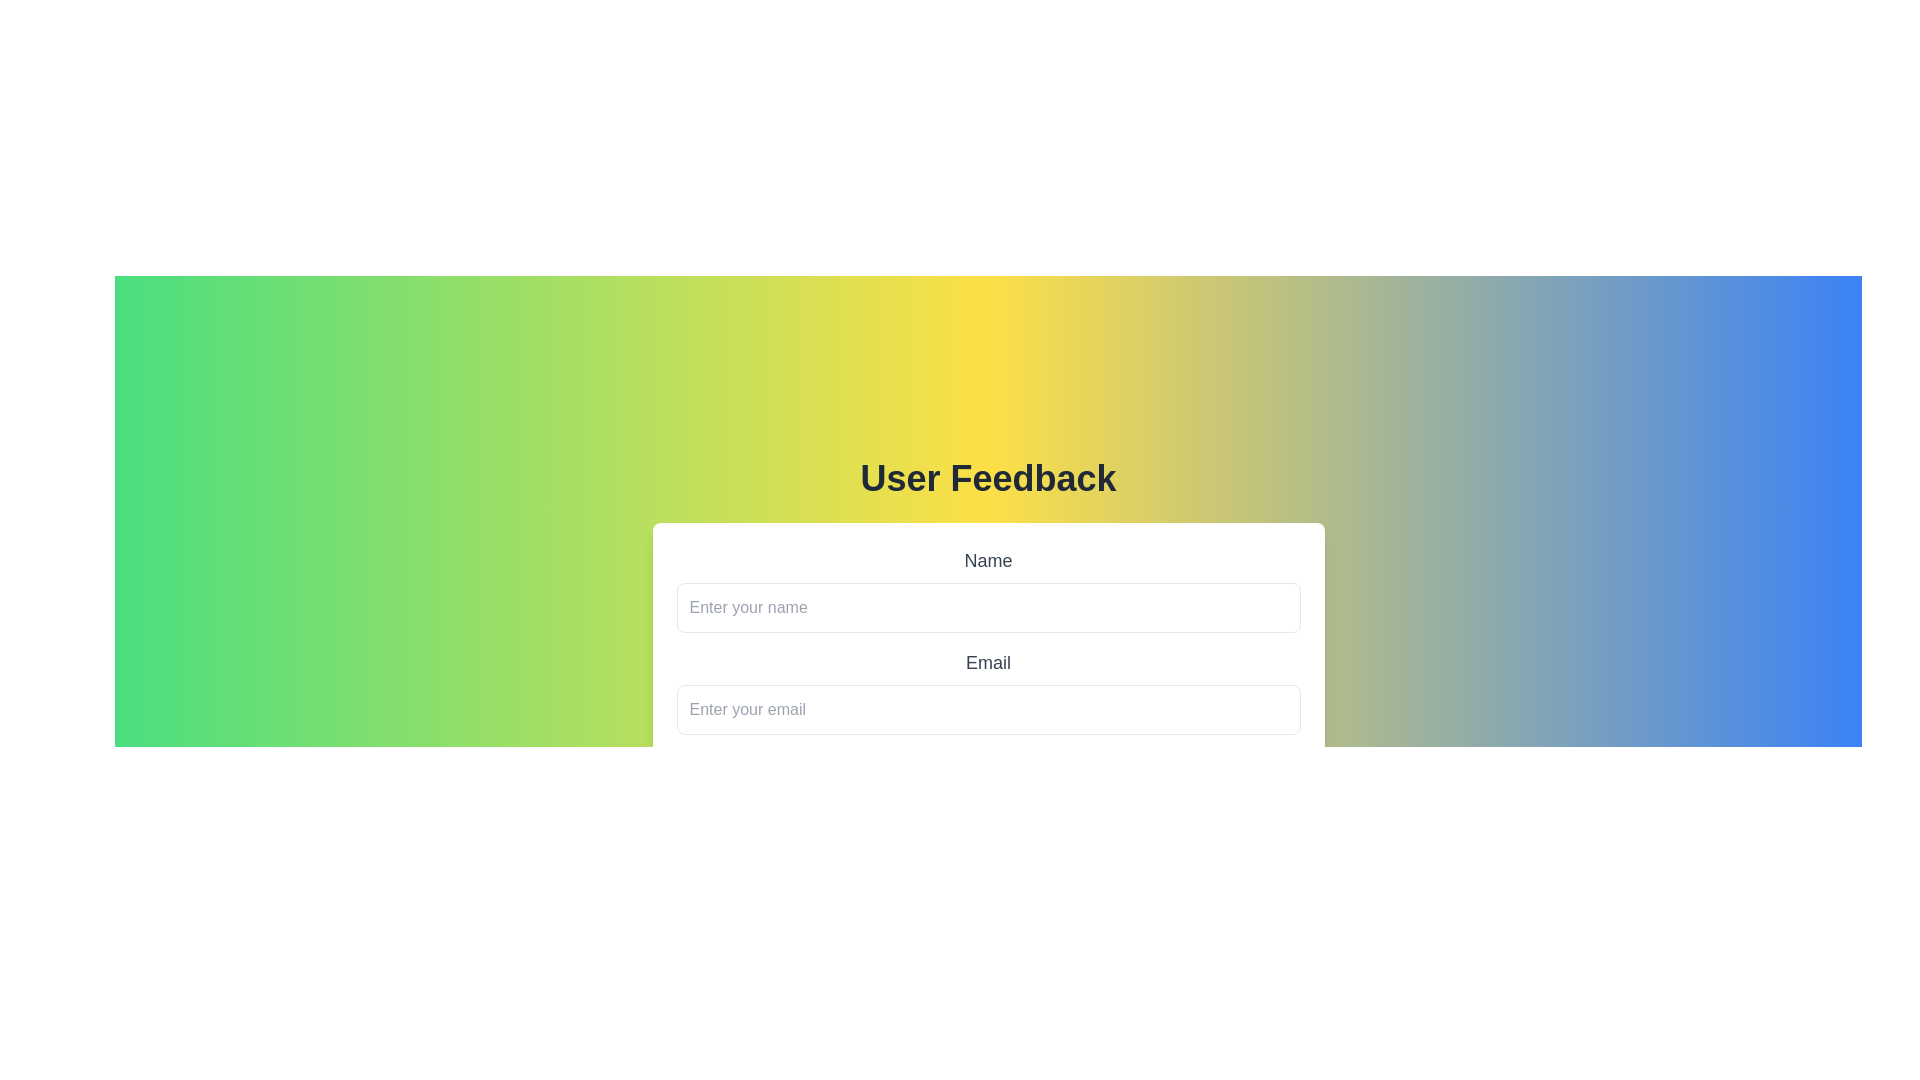 The image size is (1920, 1080). What do you see at coordinates (988, 560) in the screenshot?
I see `the text label displaying 'Name' in a large font, which is positioned at the top of the form layout above the name input field` at bounding box center [988, 560].